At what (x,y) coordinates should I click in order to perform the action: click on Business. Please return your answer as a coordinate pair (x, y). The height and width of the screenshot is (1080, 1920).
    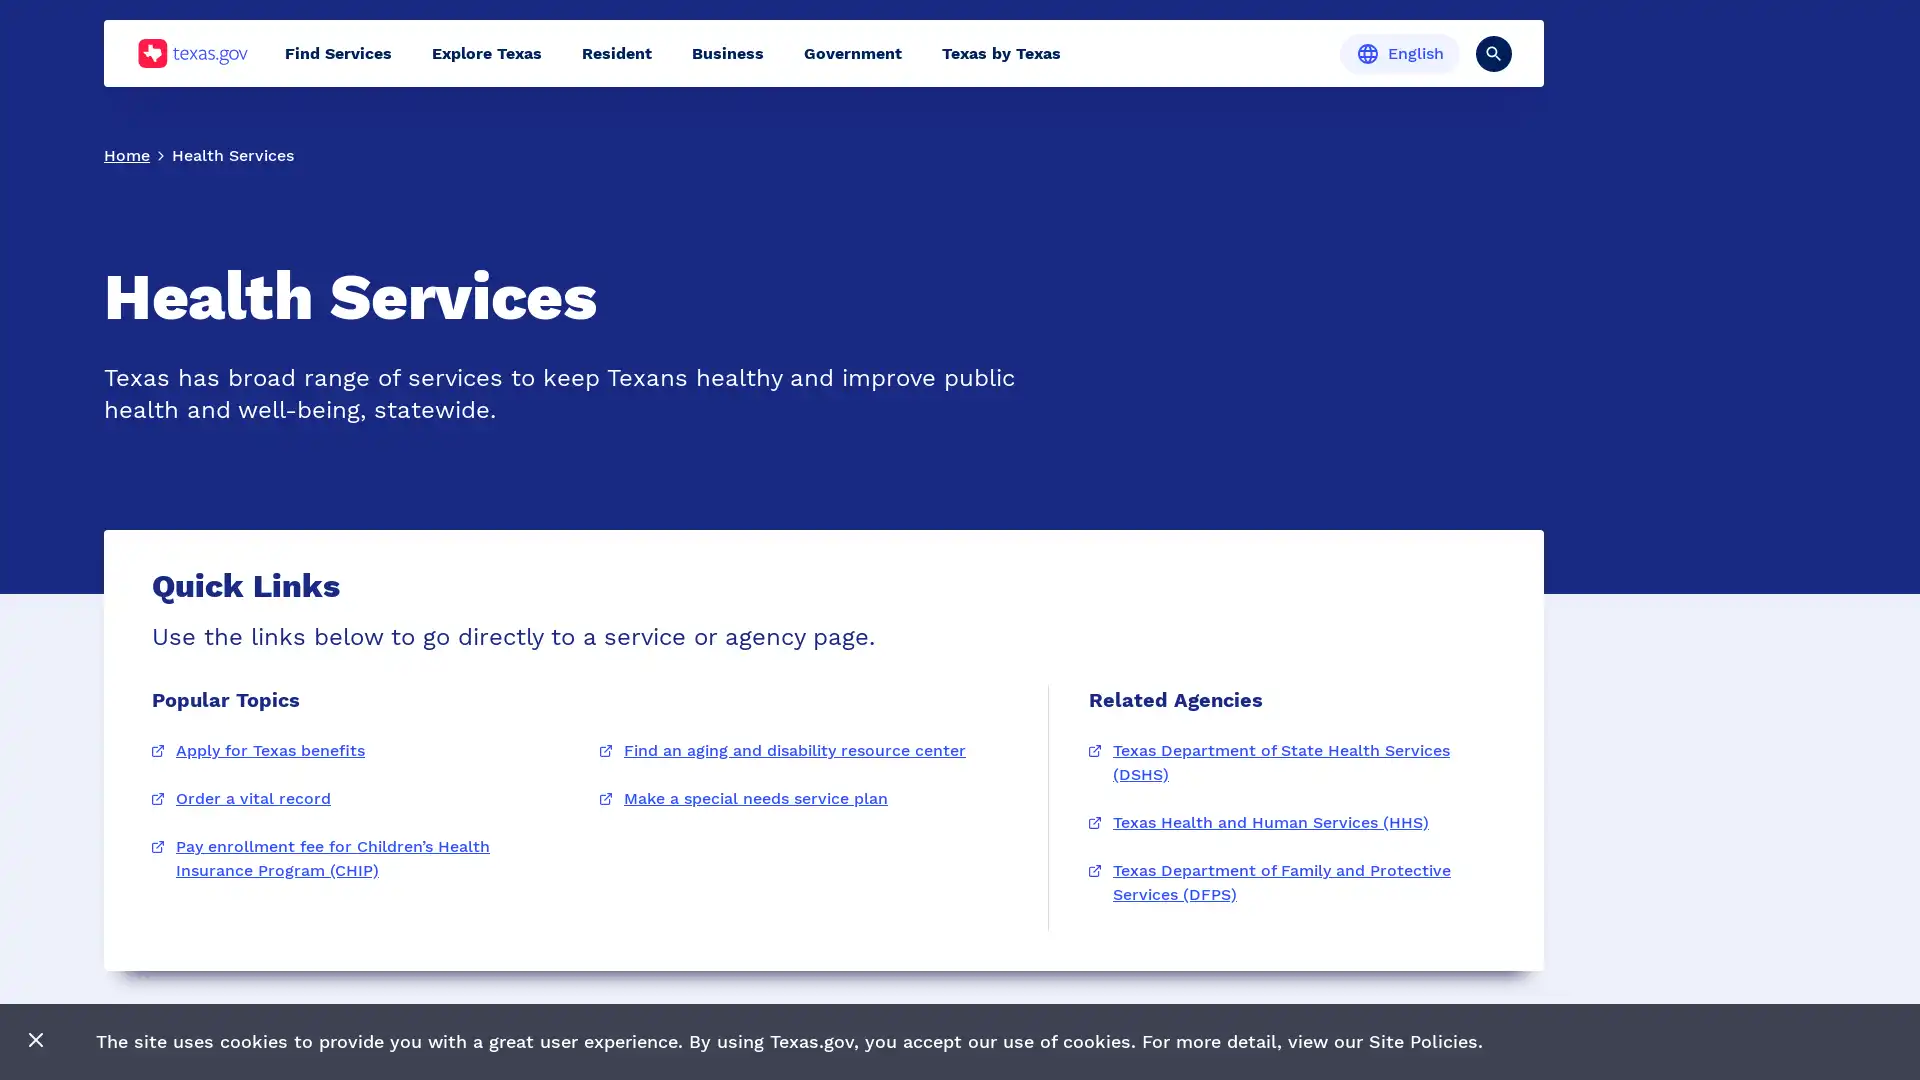
    Looking at the image, I should click on (727, 52).